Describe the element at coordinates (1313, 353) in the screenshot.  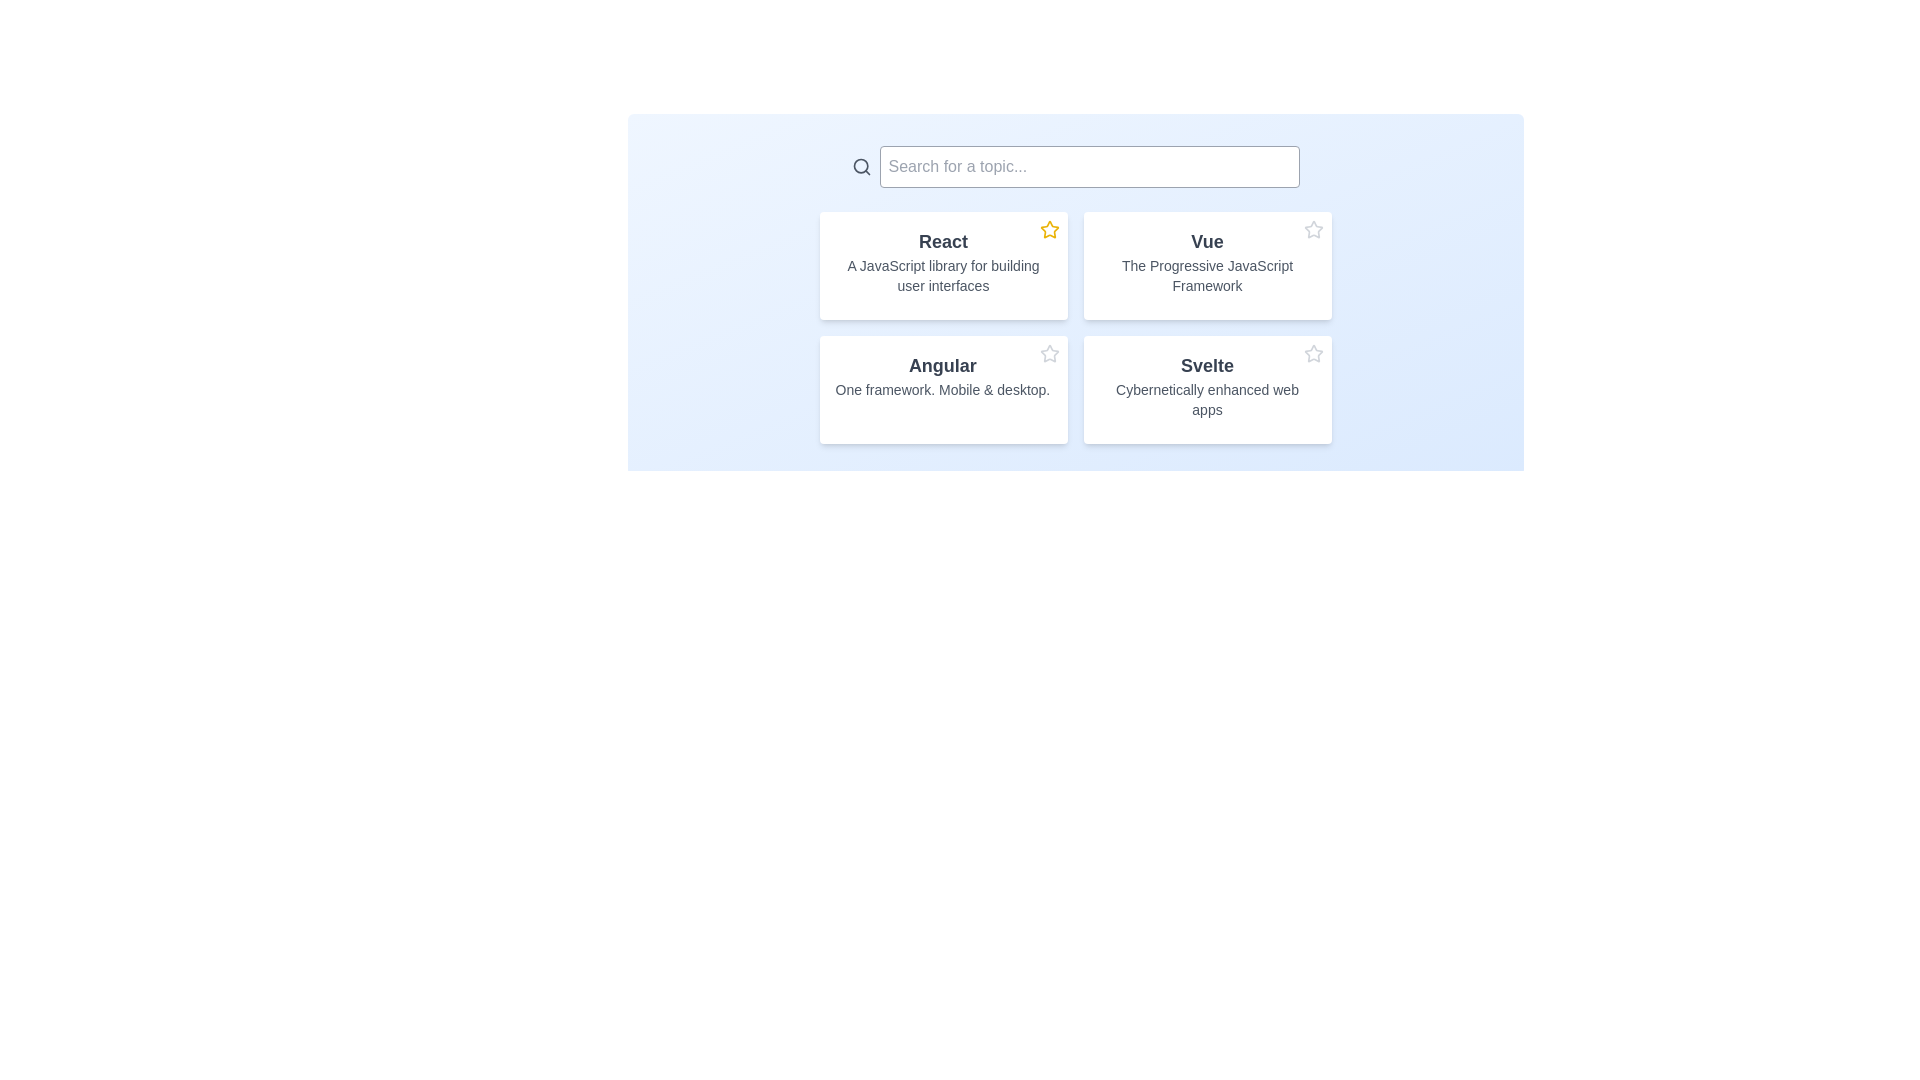
I see `the star icon in the top-right corner of the 'Svelte' card` at that location.